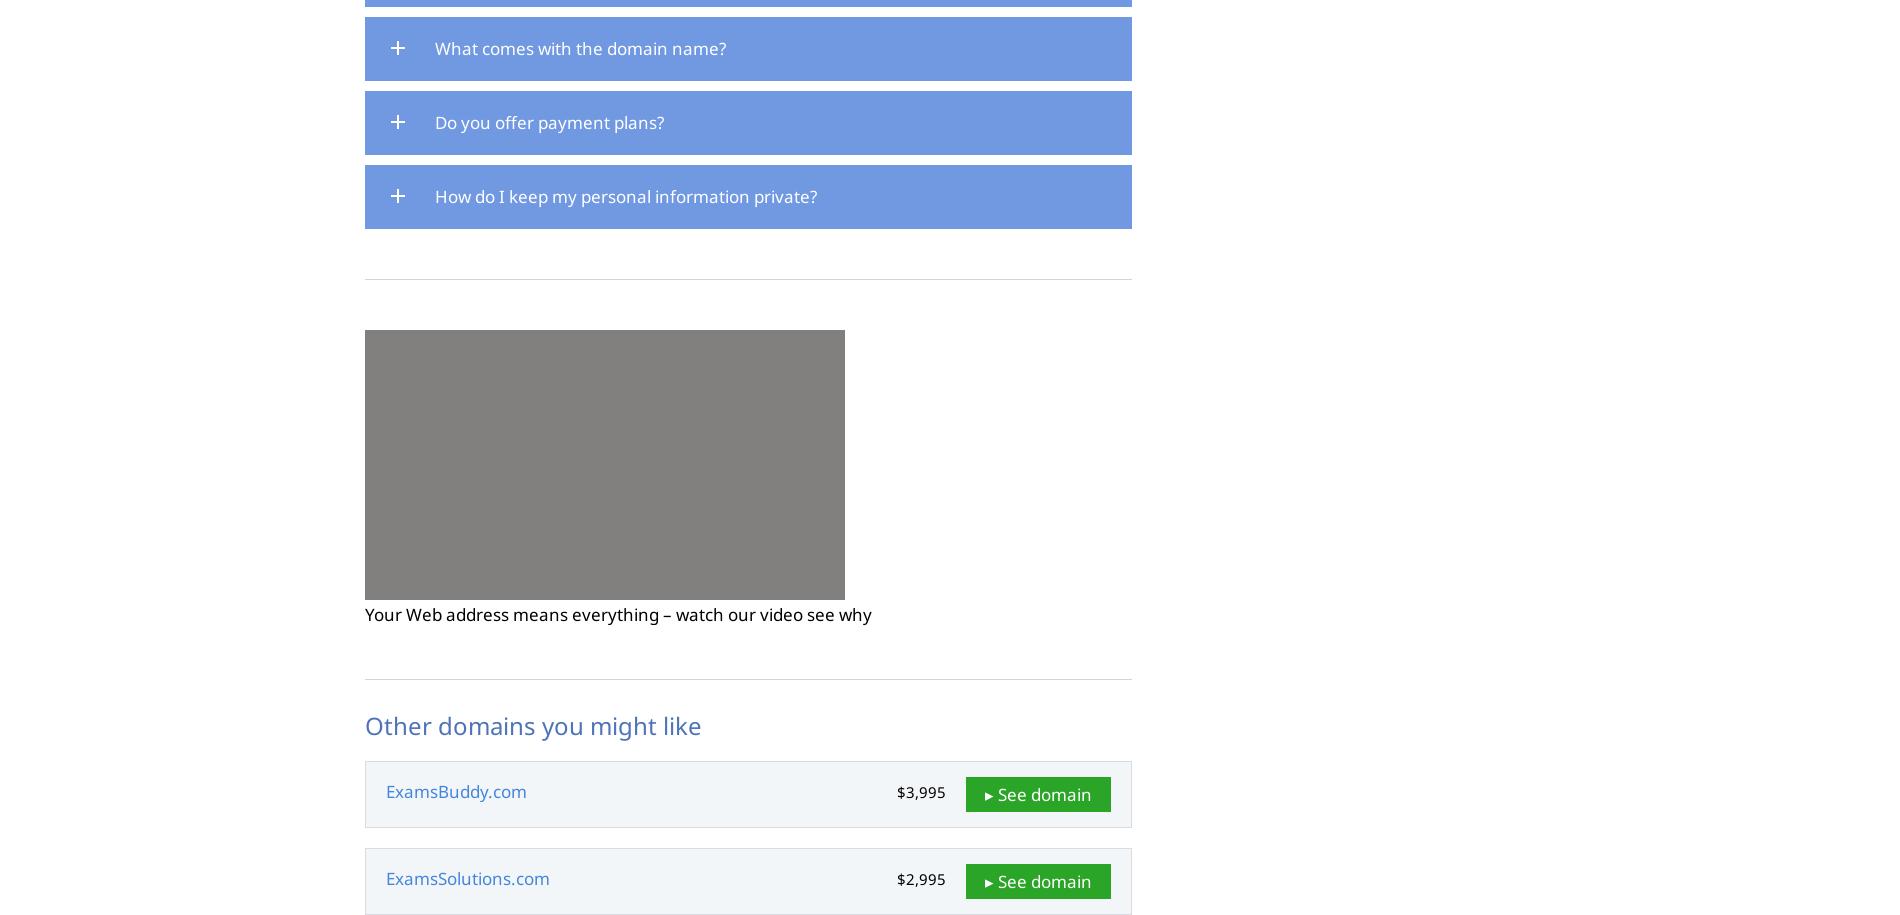  I want to click on 'How do I keep my personal information private?', so click(626, 194).